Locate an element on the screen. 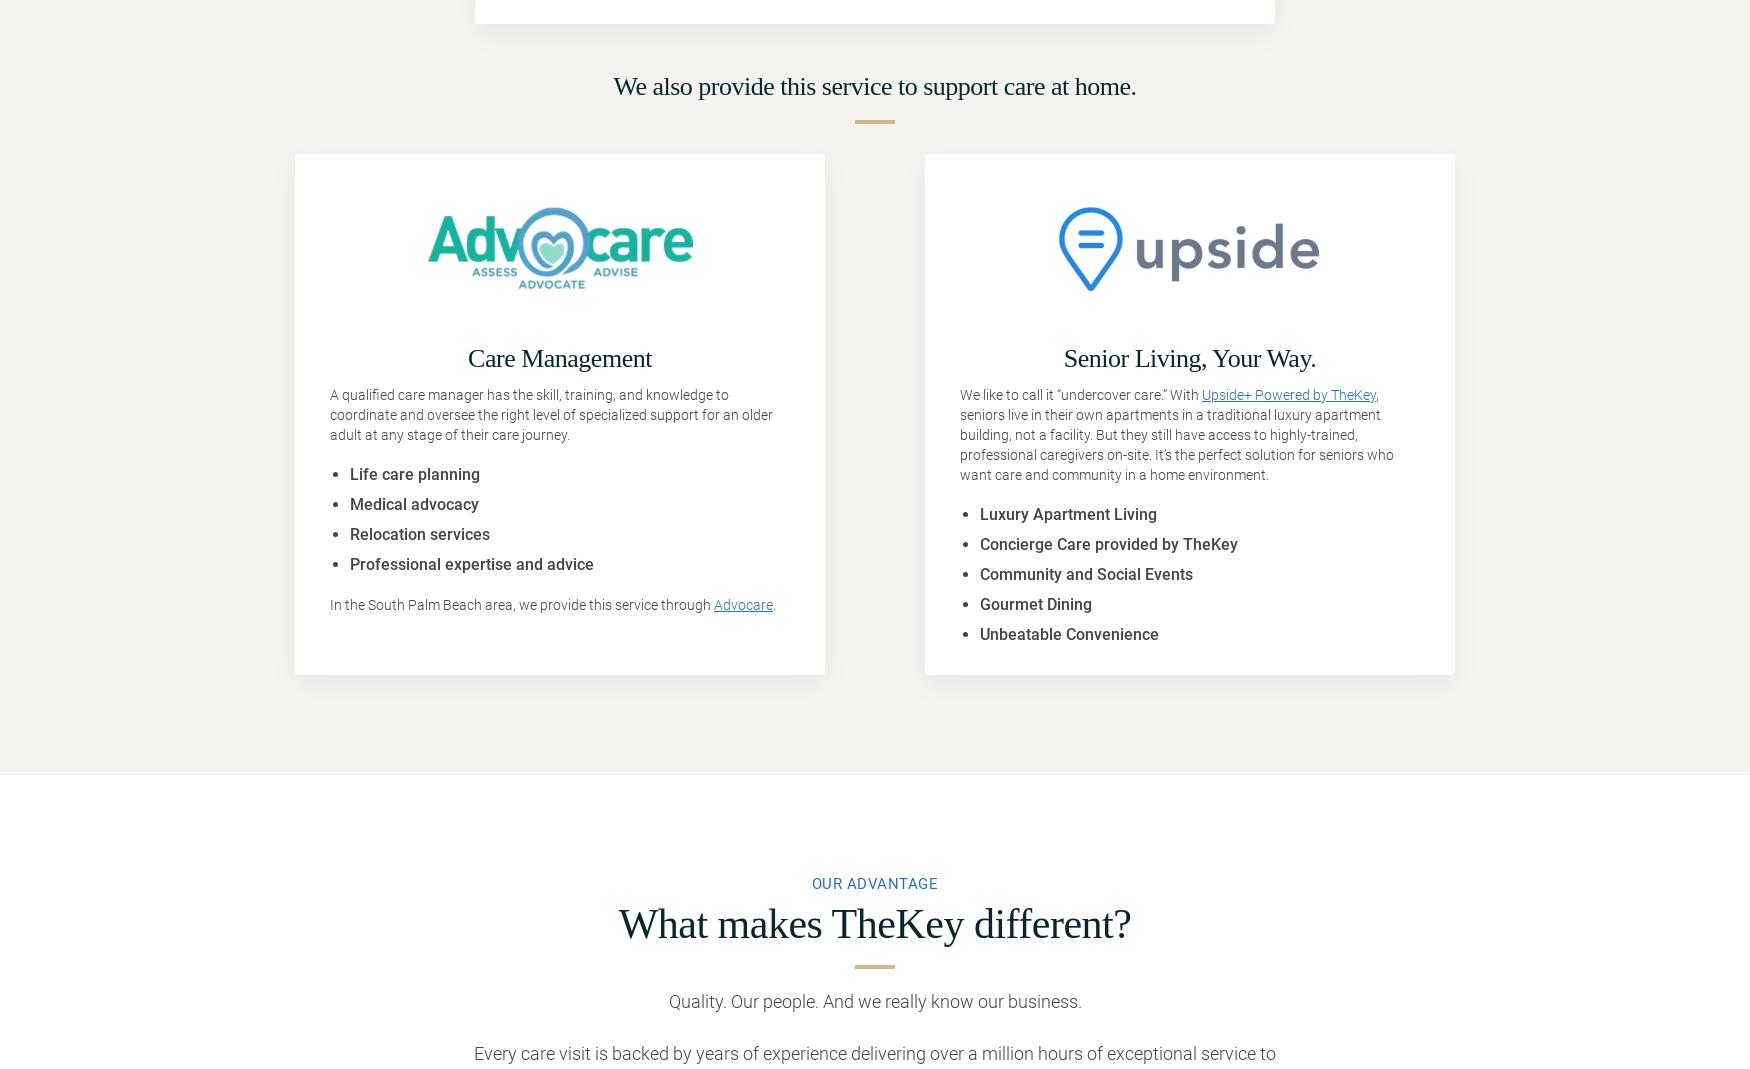 The width and height of the screenshot is (1750, 1069). 'Concierge Care provided by TheKey' is located at coordinates (1108, 544).